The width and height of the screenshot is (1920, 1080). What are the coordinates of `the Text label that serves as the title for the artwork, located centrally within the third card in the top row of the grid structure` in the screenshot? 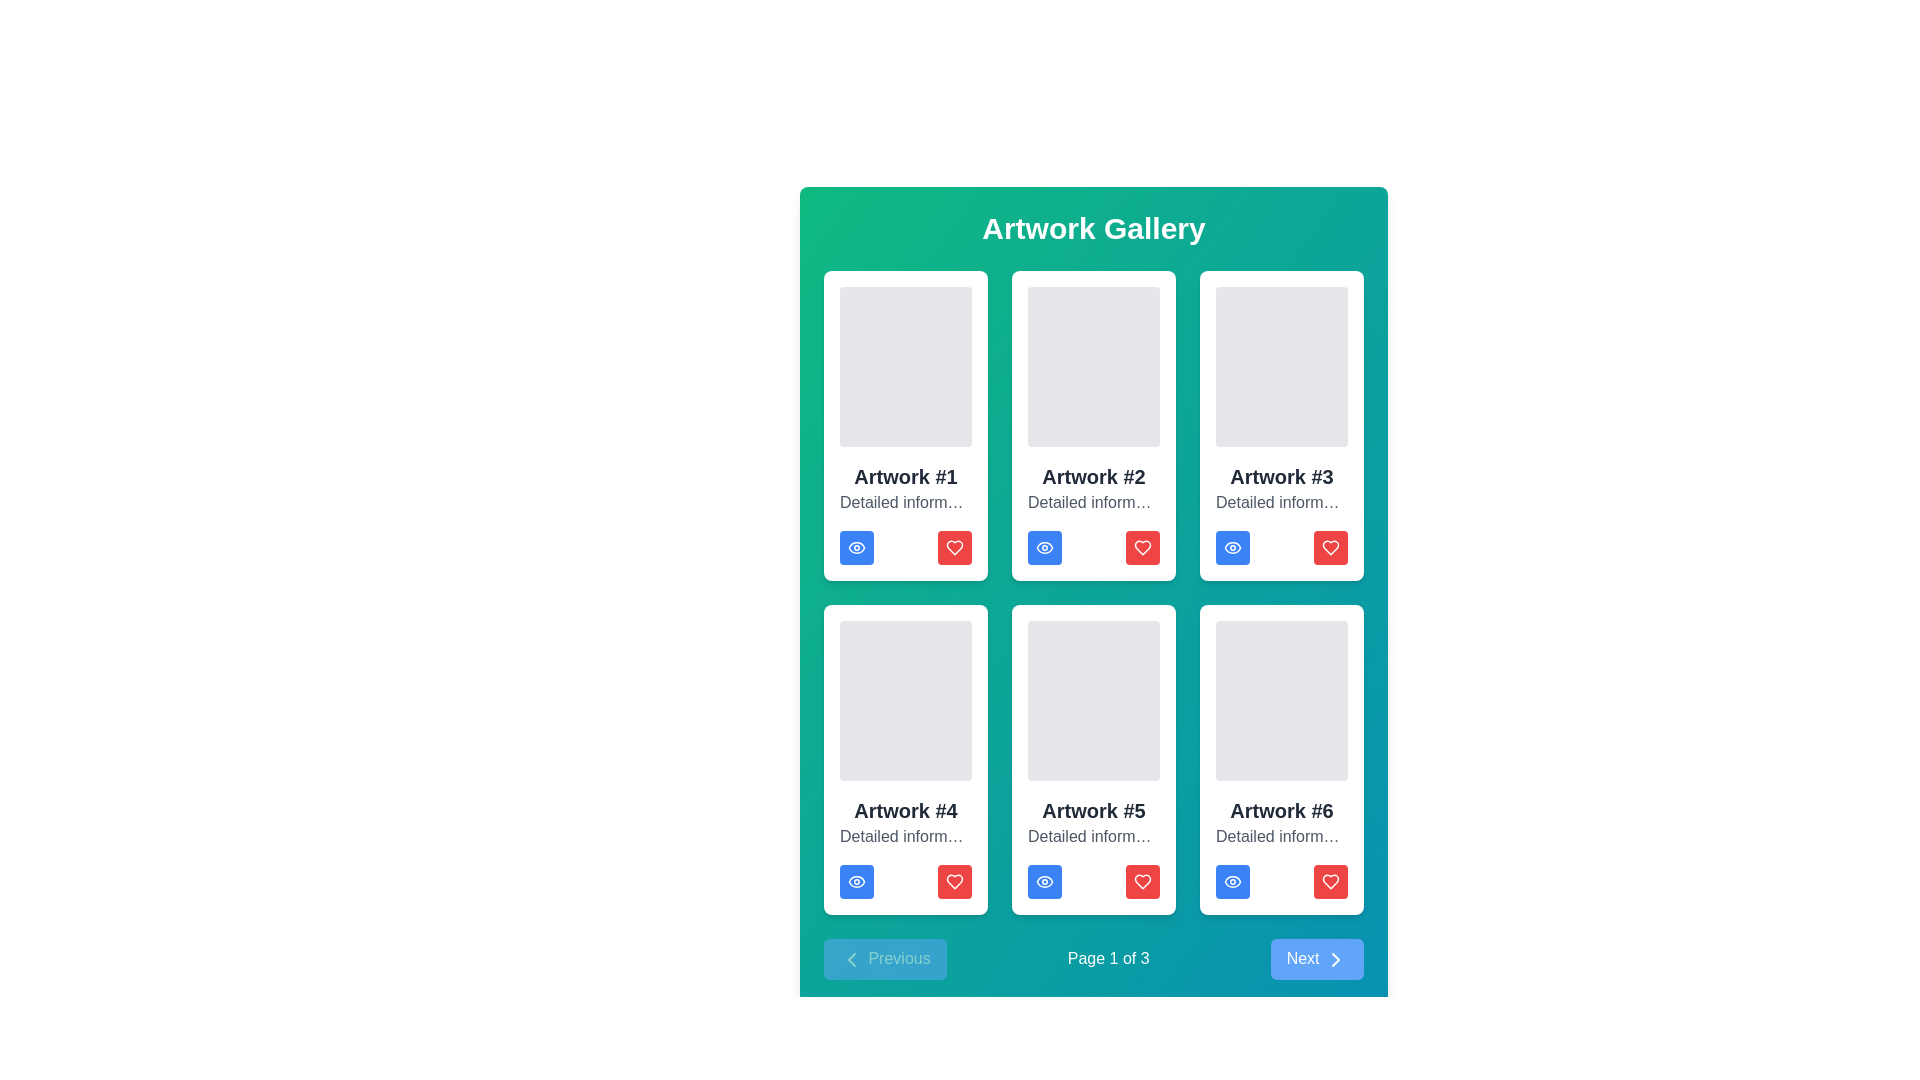 It's located at (1281, 477).